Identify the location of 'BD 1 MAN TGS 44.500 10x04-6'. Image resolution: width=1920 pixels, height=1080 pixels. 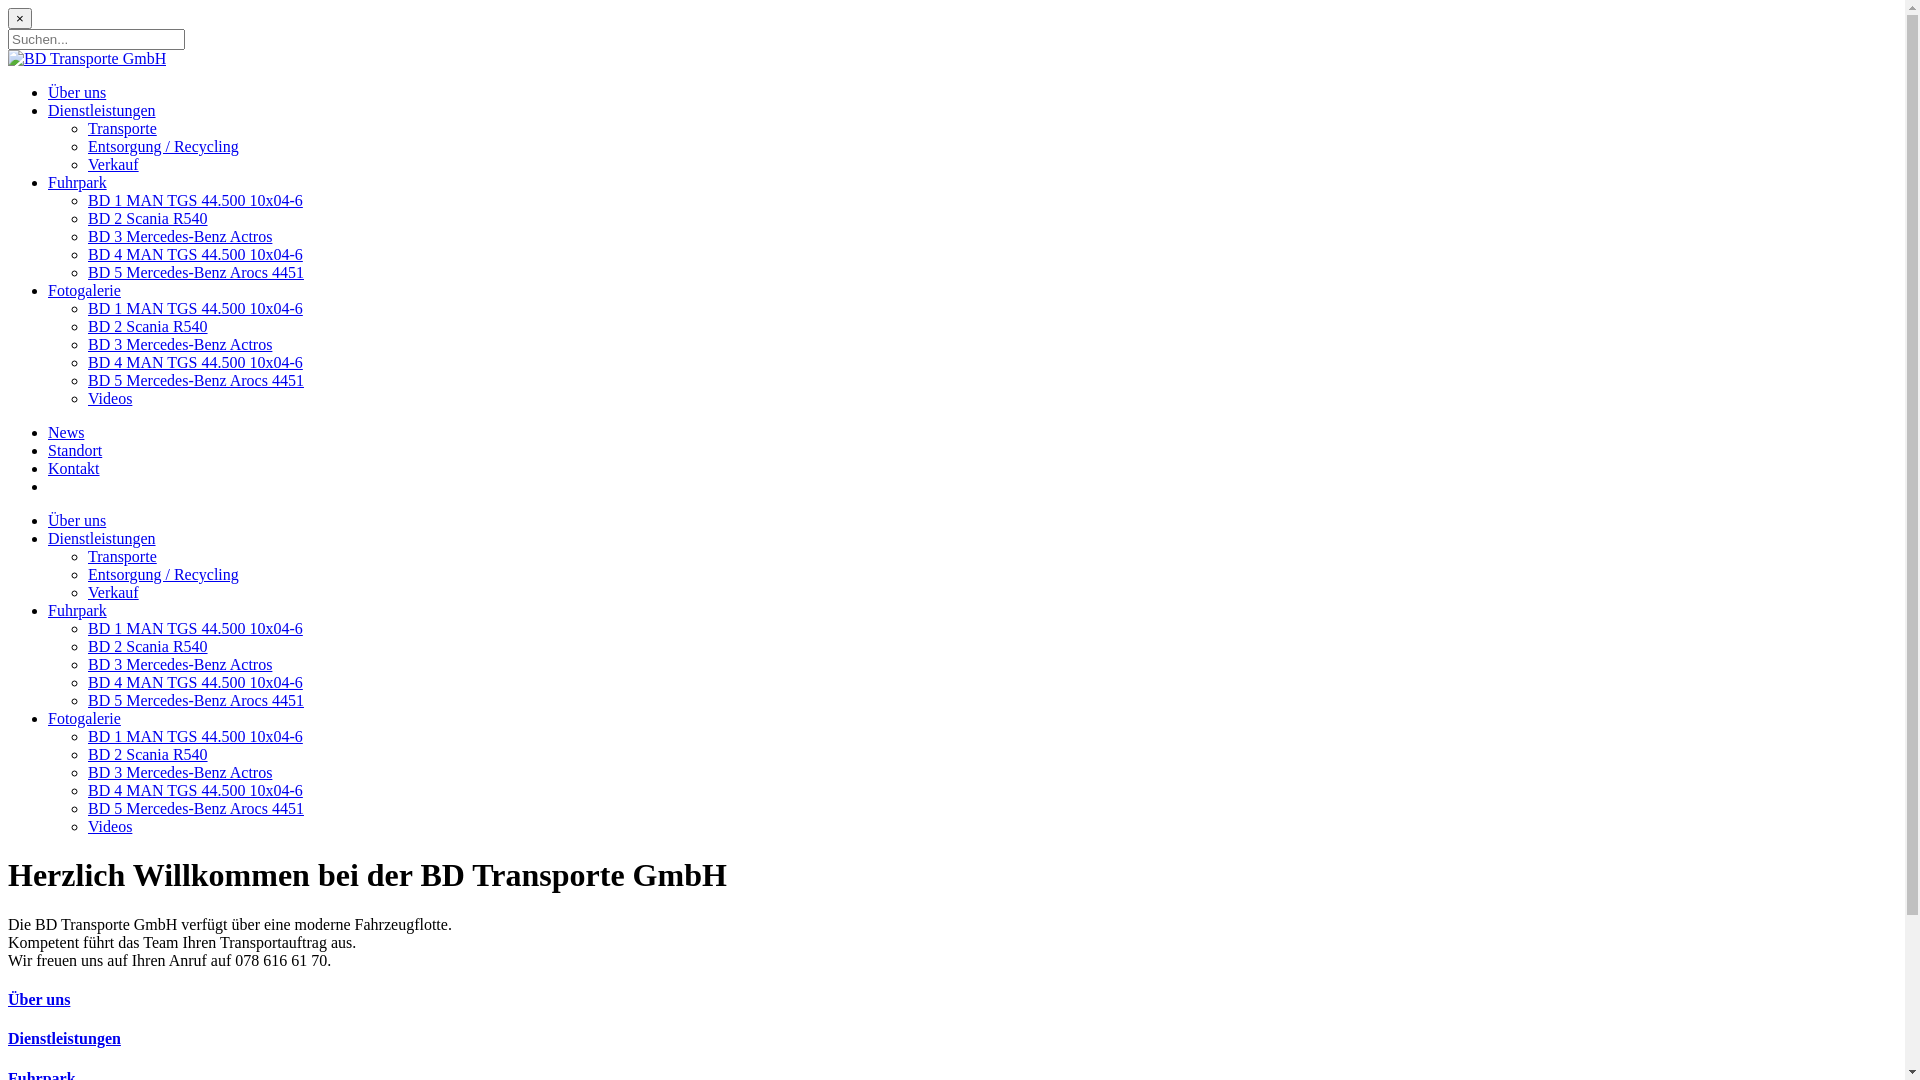
(195, 308).